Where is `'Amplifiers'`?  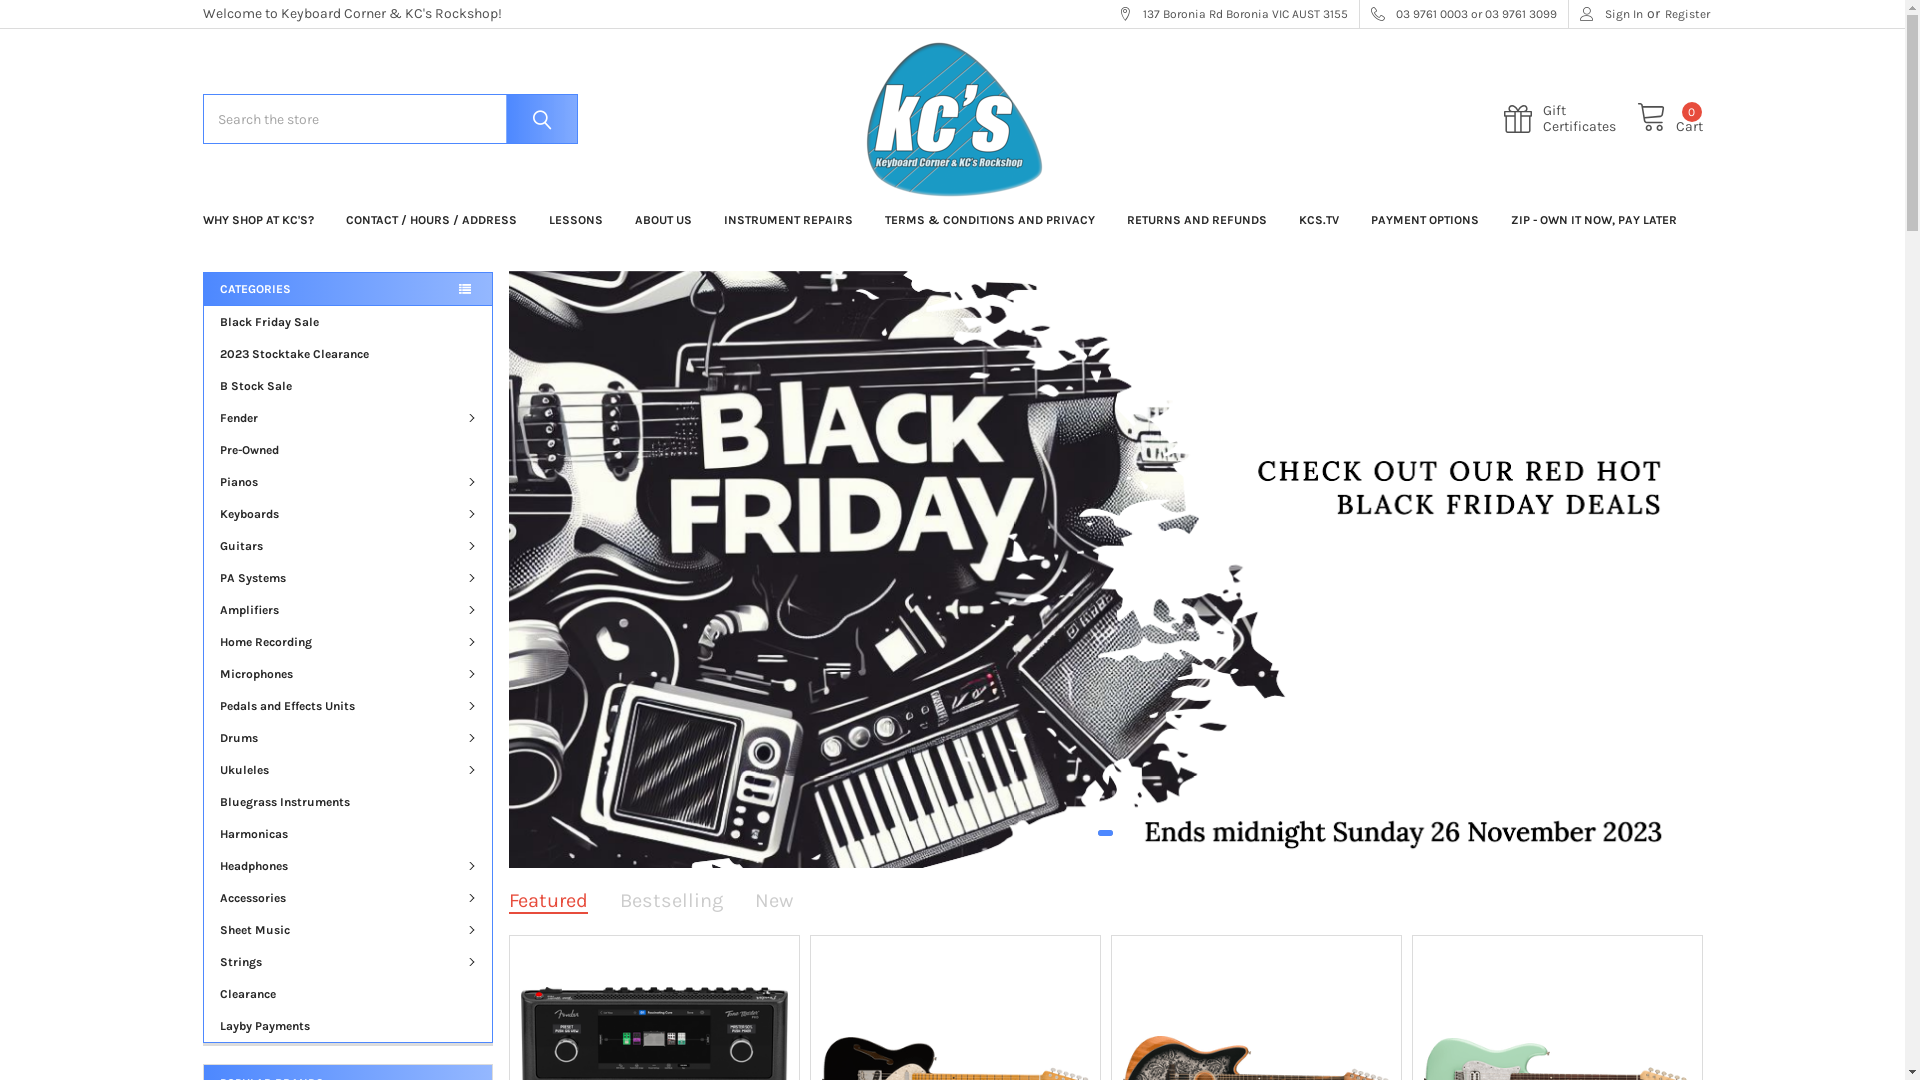
'Amplifiers' is located at coordinates (203, 608).